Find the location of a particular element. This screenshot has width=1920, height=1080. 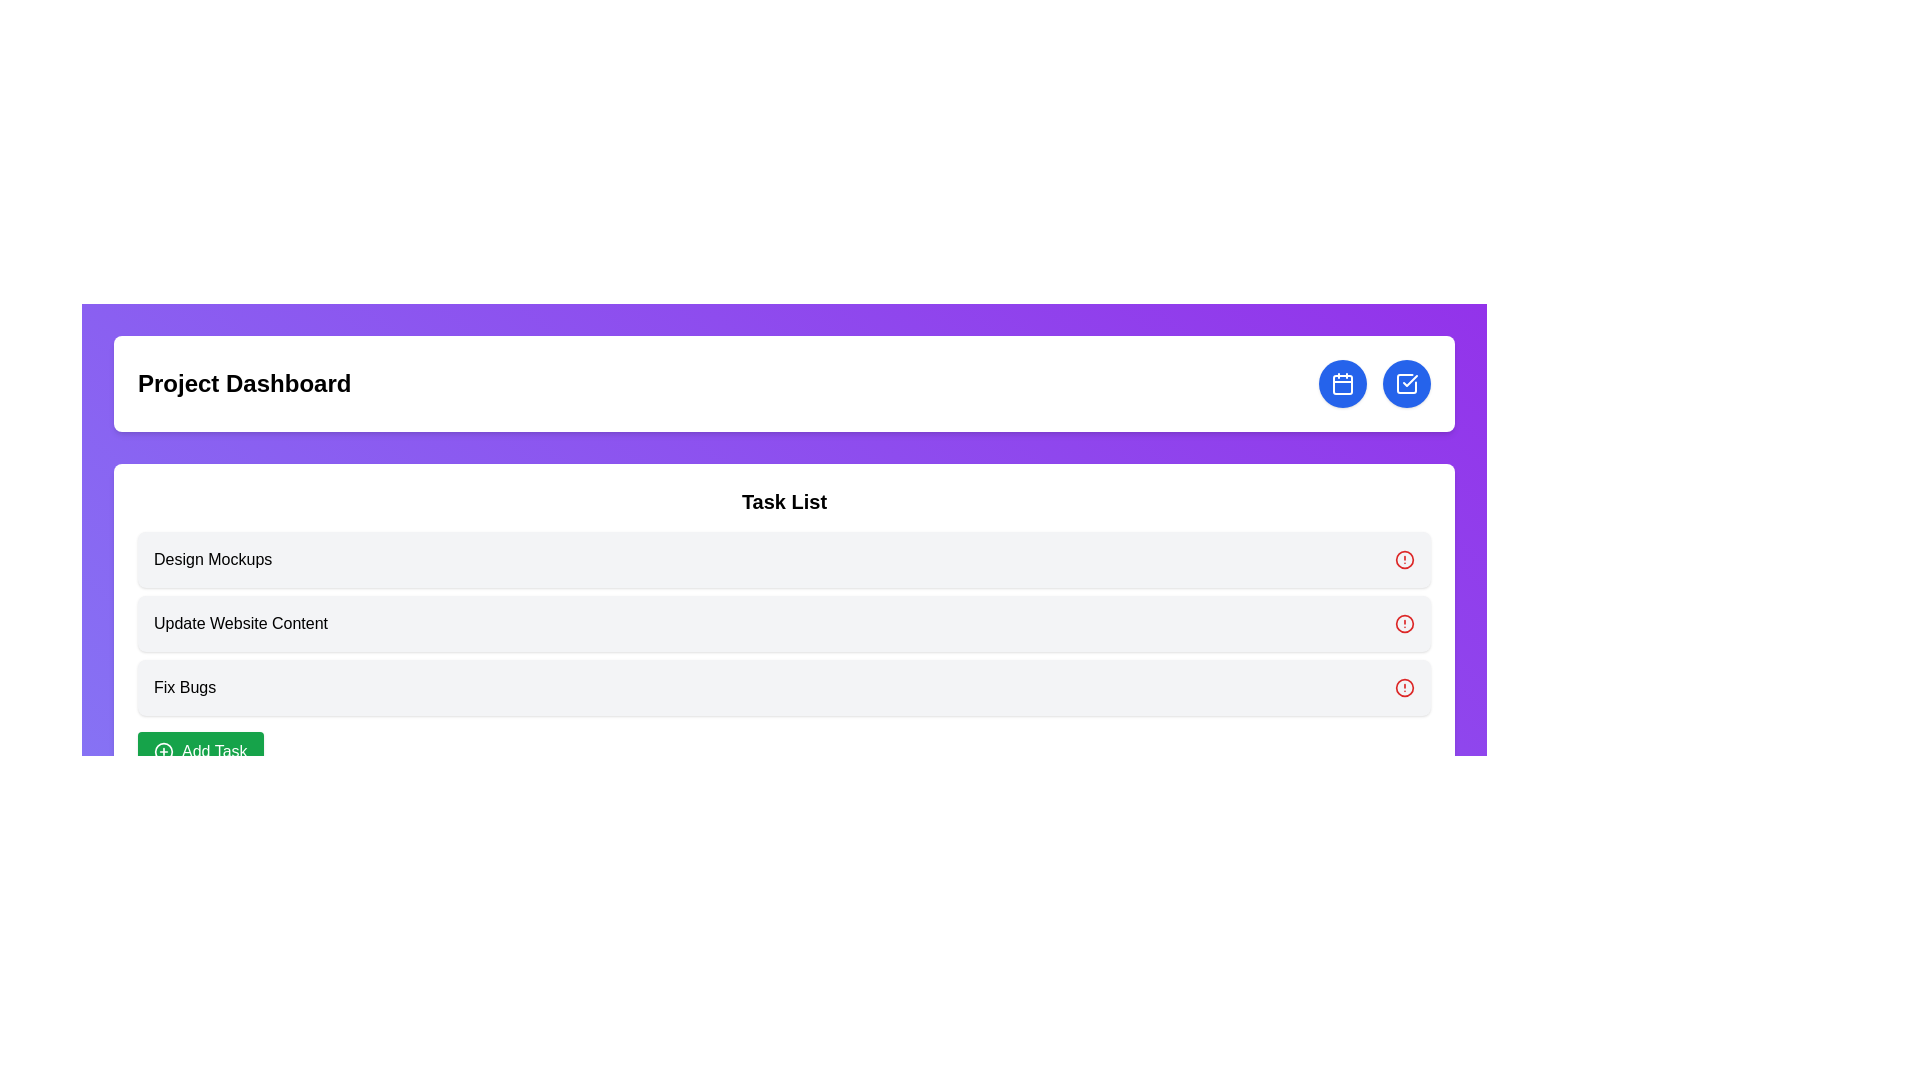

the rounded rectangle shape within the calendar icon located in the top-right corner of the purple header bar is located at coordinates (1343, 385).